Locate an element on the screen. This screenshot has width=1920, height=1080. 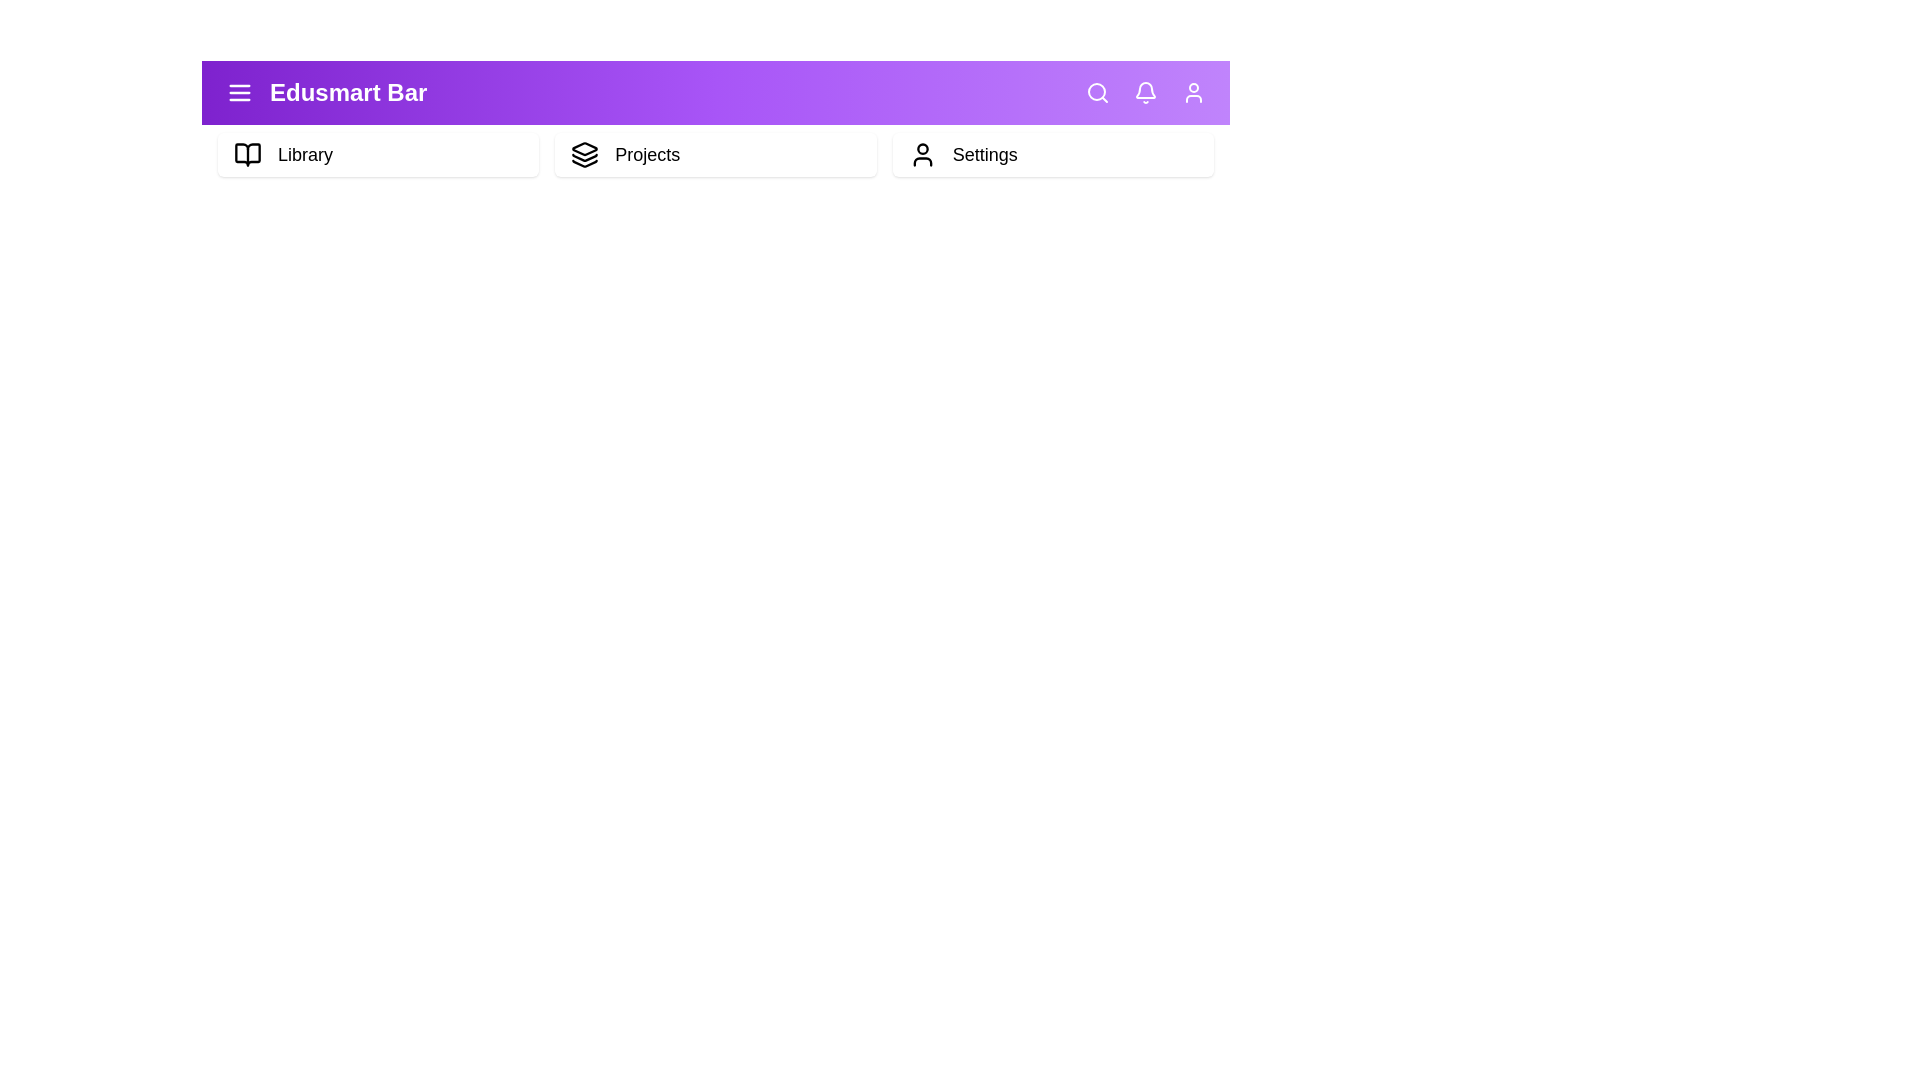
the 'Projects' button in the menu is located at coordinates (715, 153).